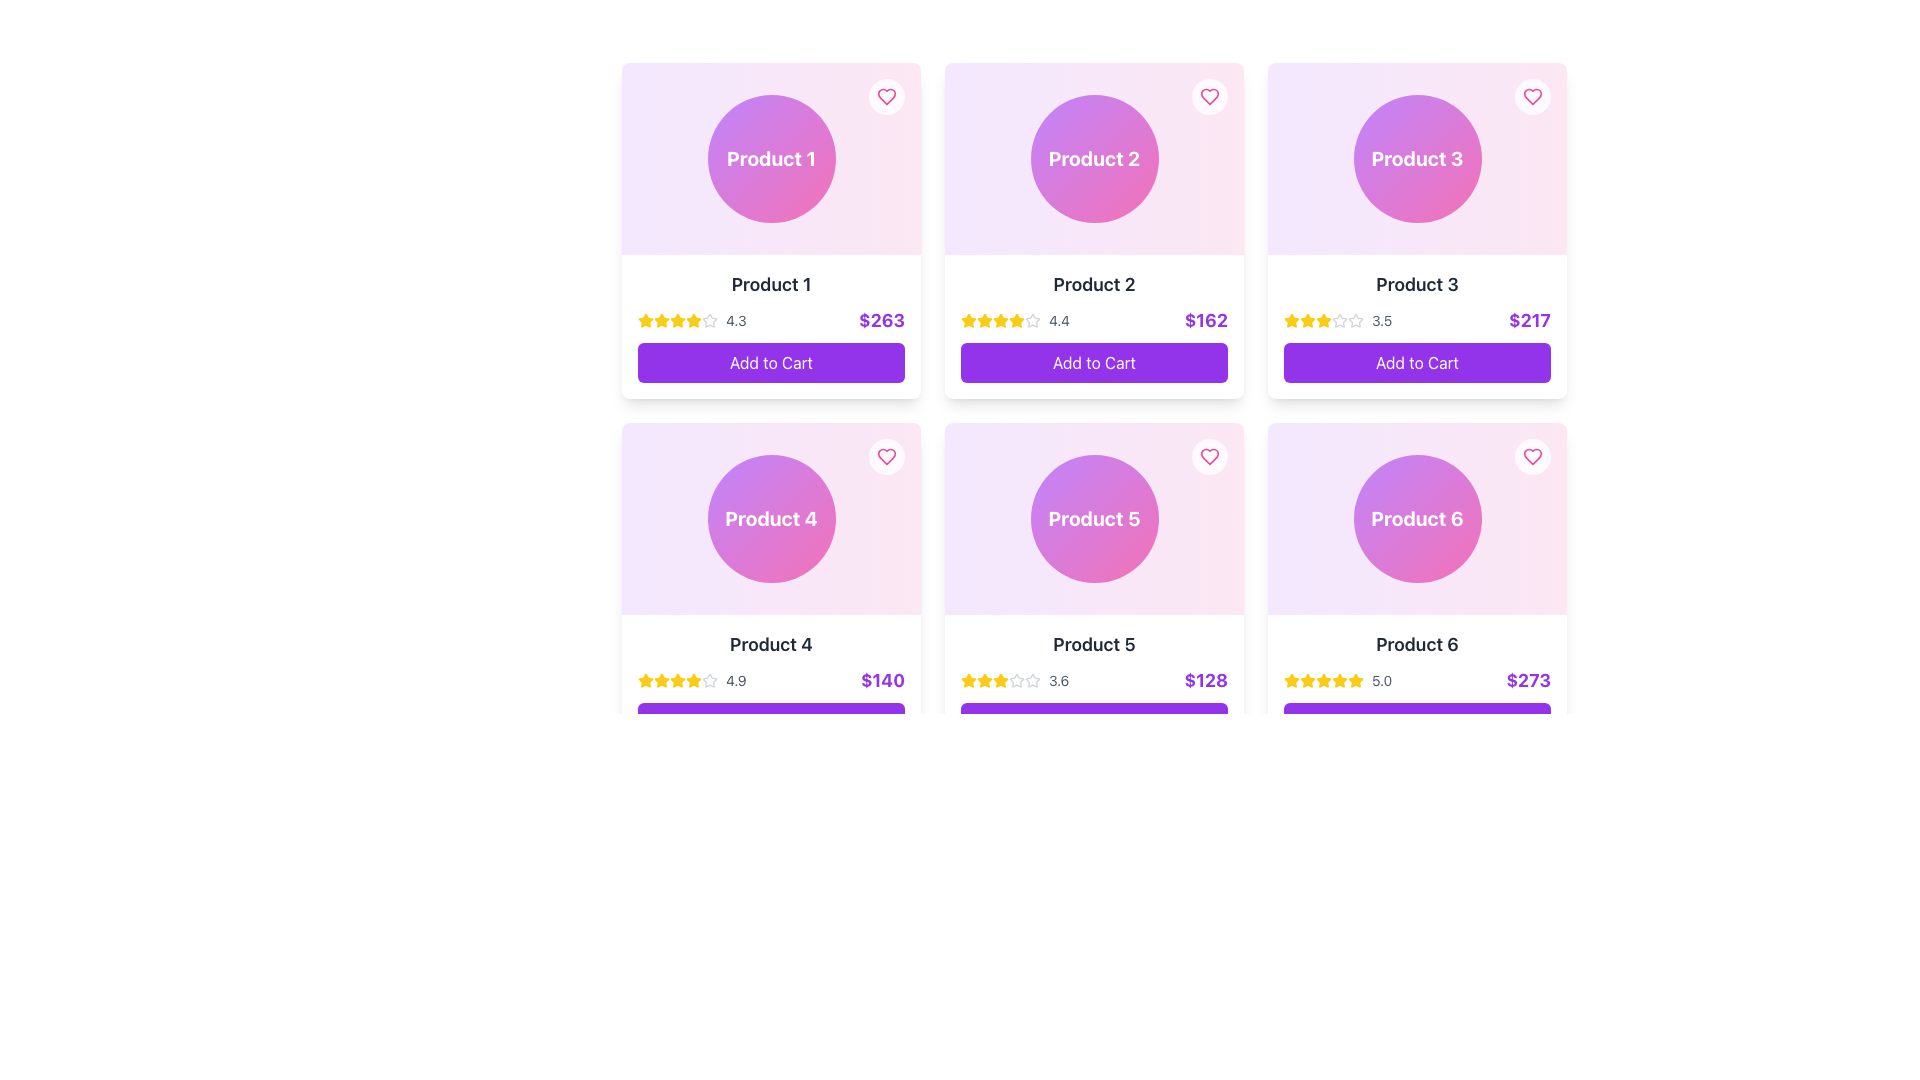 The width and height of the screenshot is (1920, 1080). What do you see at coordinates (692, 680) in the screenshot?
I see `the Rating indicator displaying '4.9' with yellow star icons, located within the card for 'Product 4', positioned above the price display ($140)` at bounding box center [692, 680].